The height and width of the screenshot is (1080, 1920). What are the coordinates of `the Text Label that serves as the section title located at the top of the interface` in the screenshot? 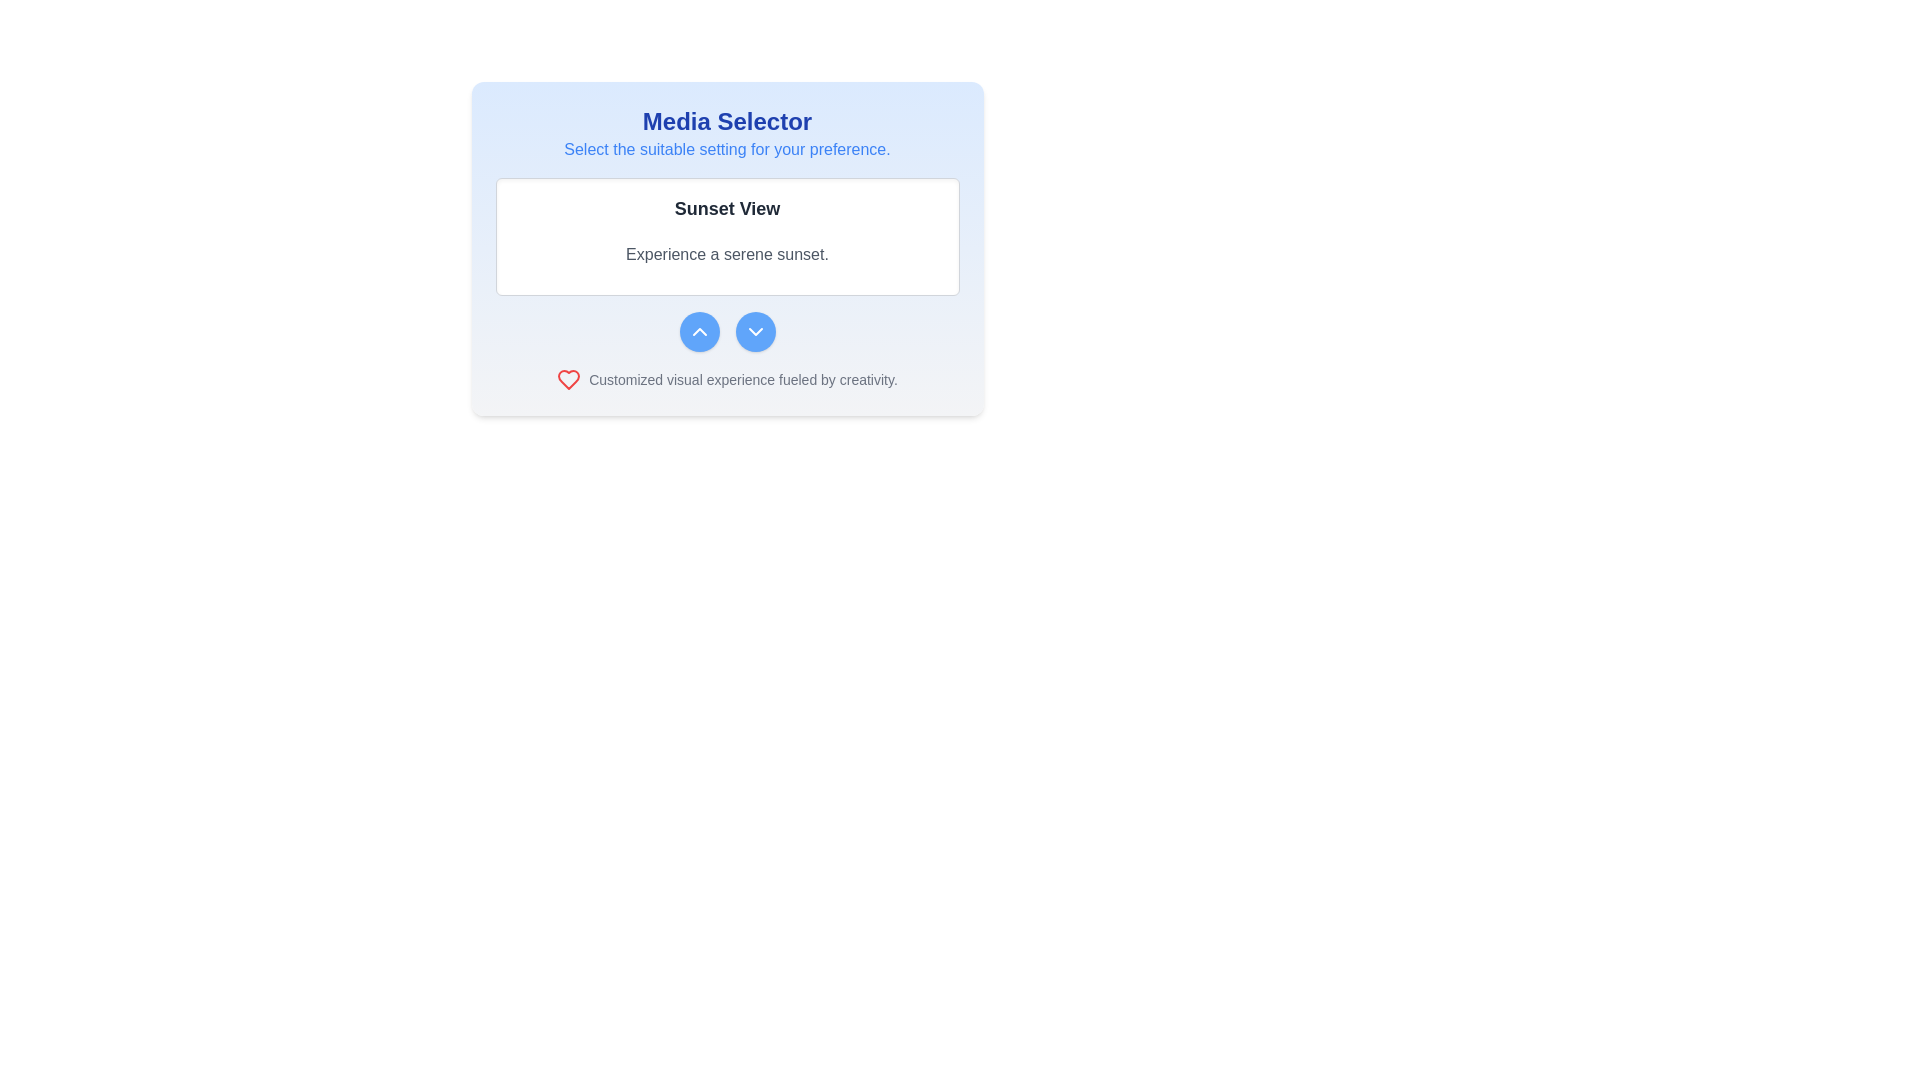 It's located at (726, 122).